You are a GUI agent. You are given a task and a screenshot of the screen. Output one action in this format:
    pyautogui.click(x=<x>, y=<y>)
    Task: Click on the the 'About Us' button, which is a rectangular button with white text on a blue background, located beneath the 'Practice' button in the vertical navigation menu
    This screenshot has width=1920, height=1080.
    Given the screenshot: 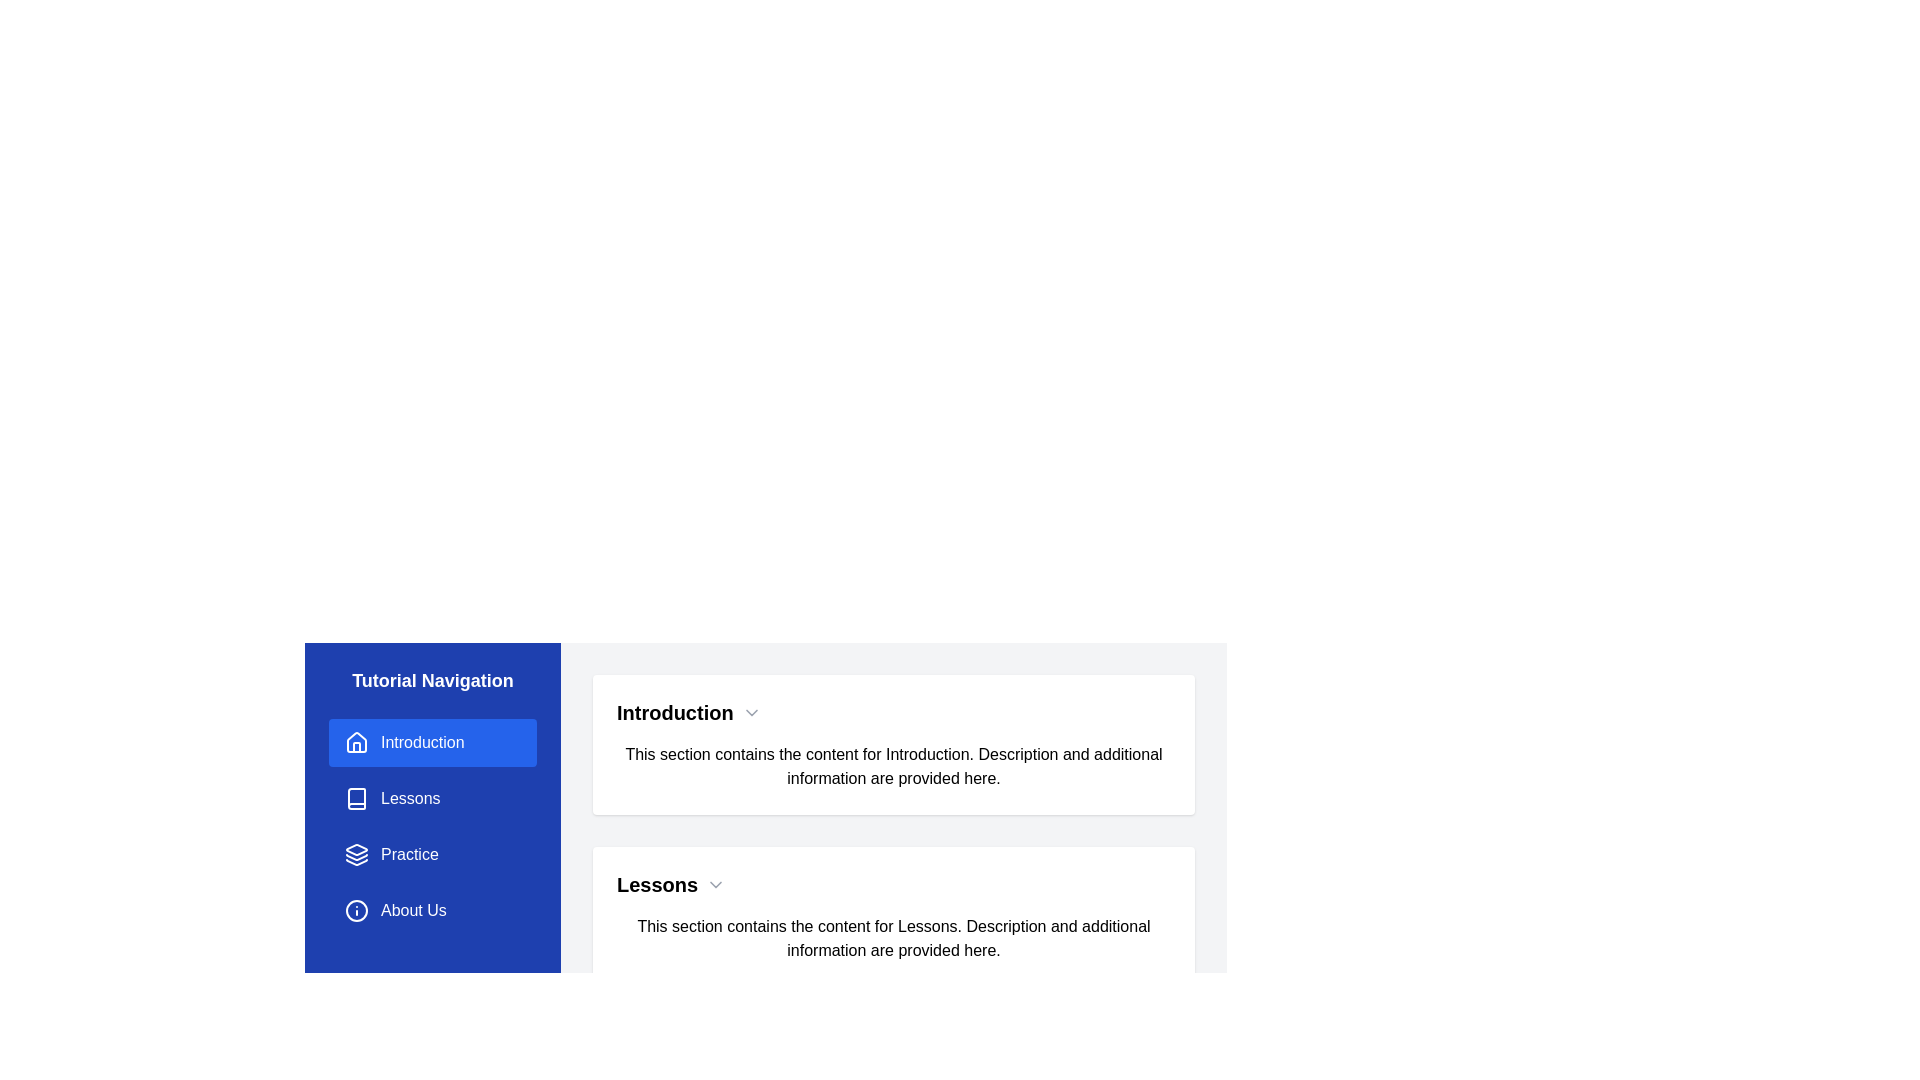 What is the action you would take?
    pyautogui.click(x=431, y=910)
    